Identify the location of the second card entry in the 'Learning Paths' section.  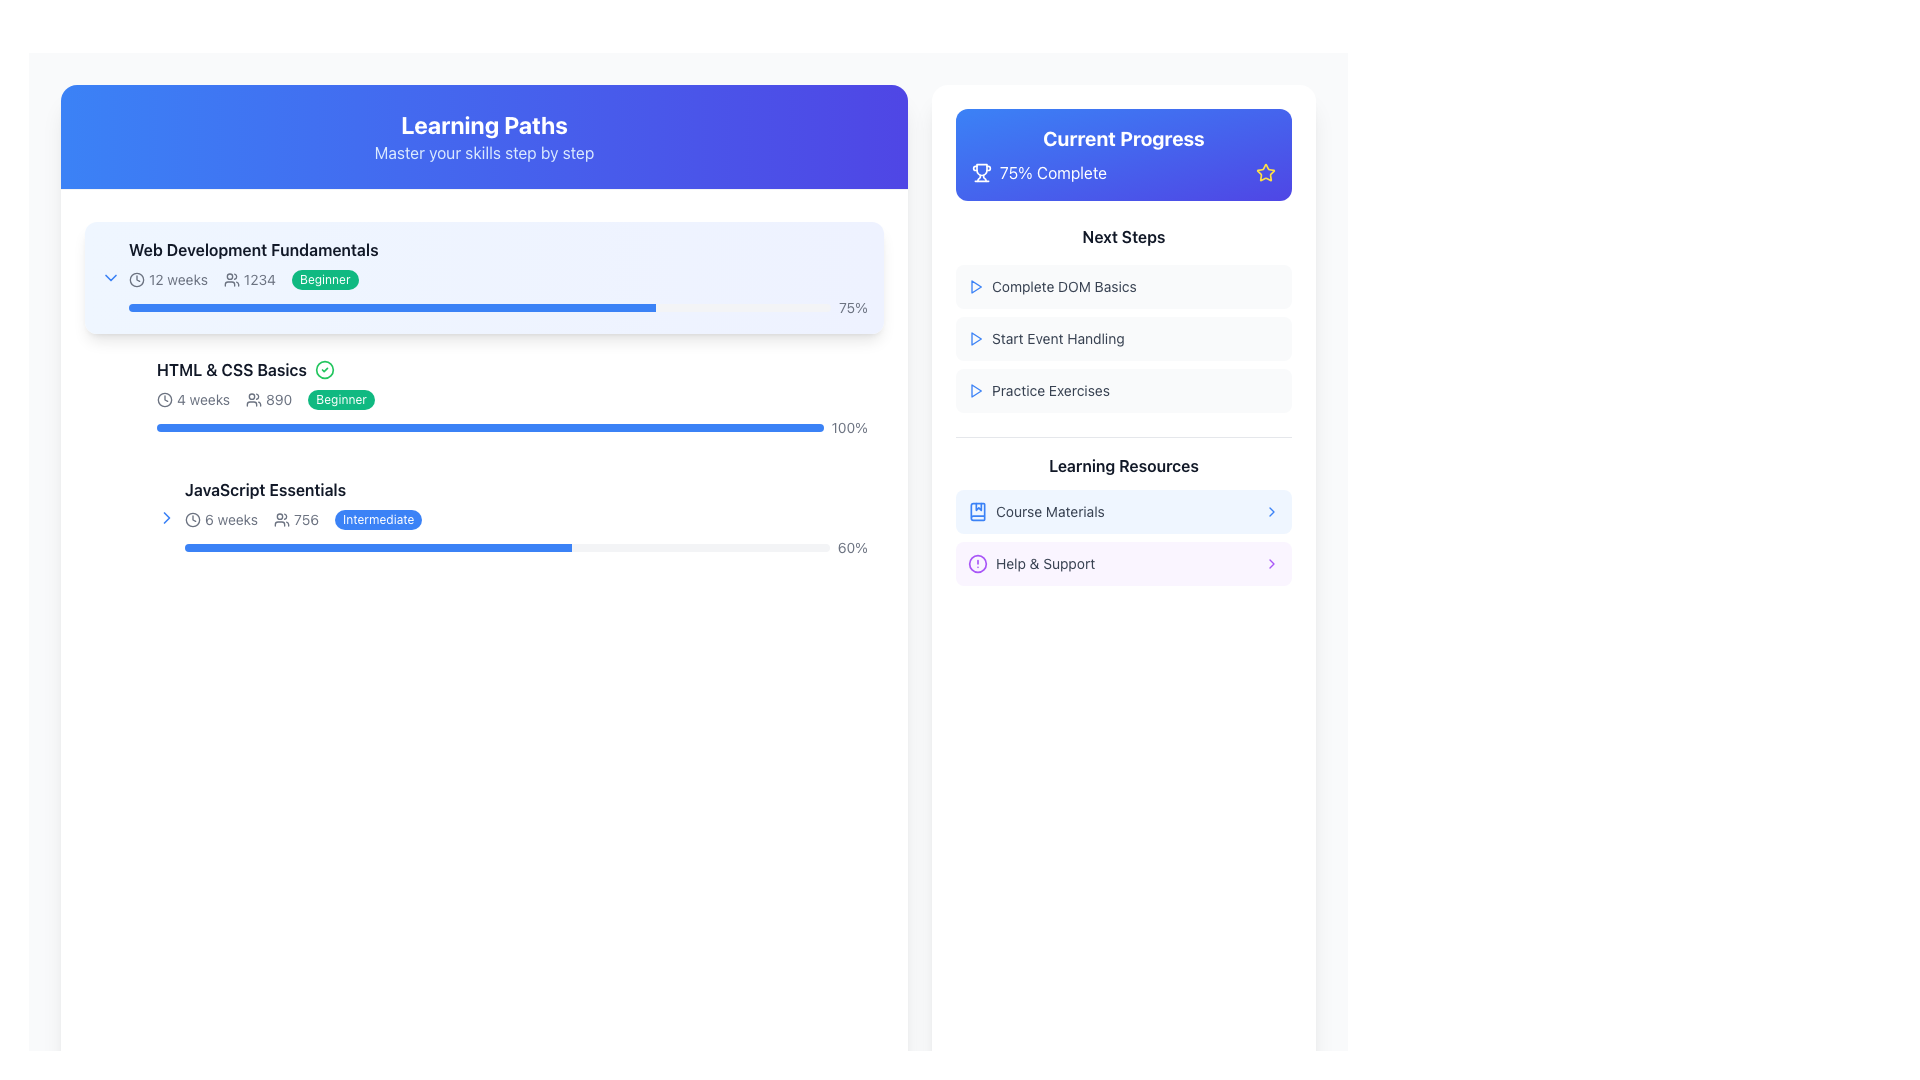
(512, 397).